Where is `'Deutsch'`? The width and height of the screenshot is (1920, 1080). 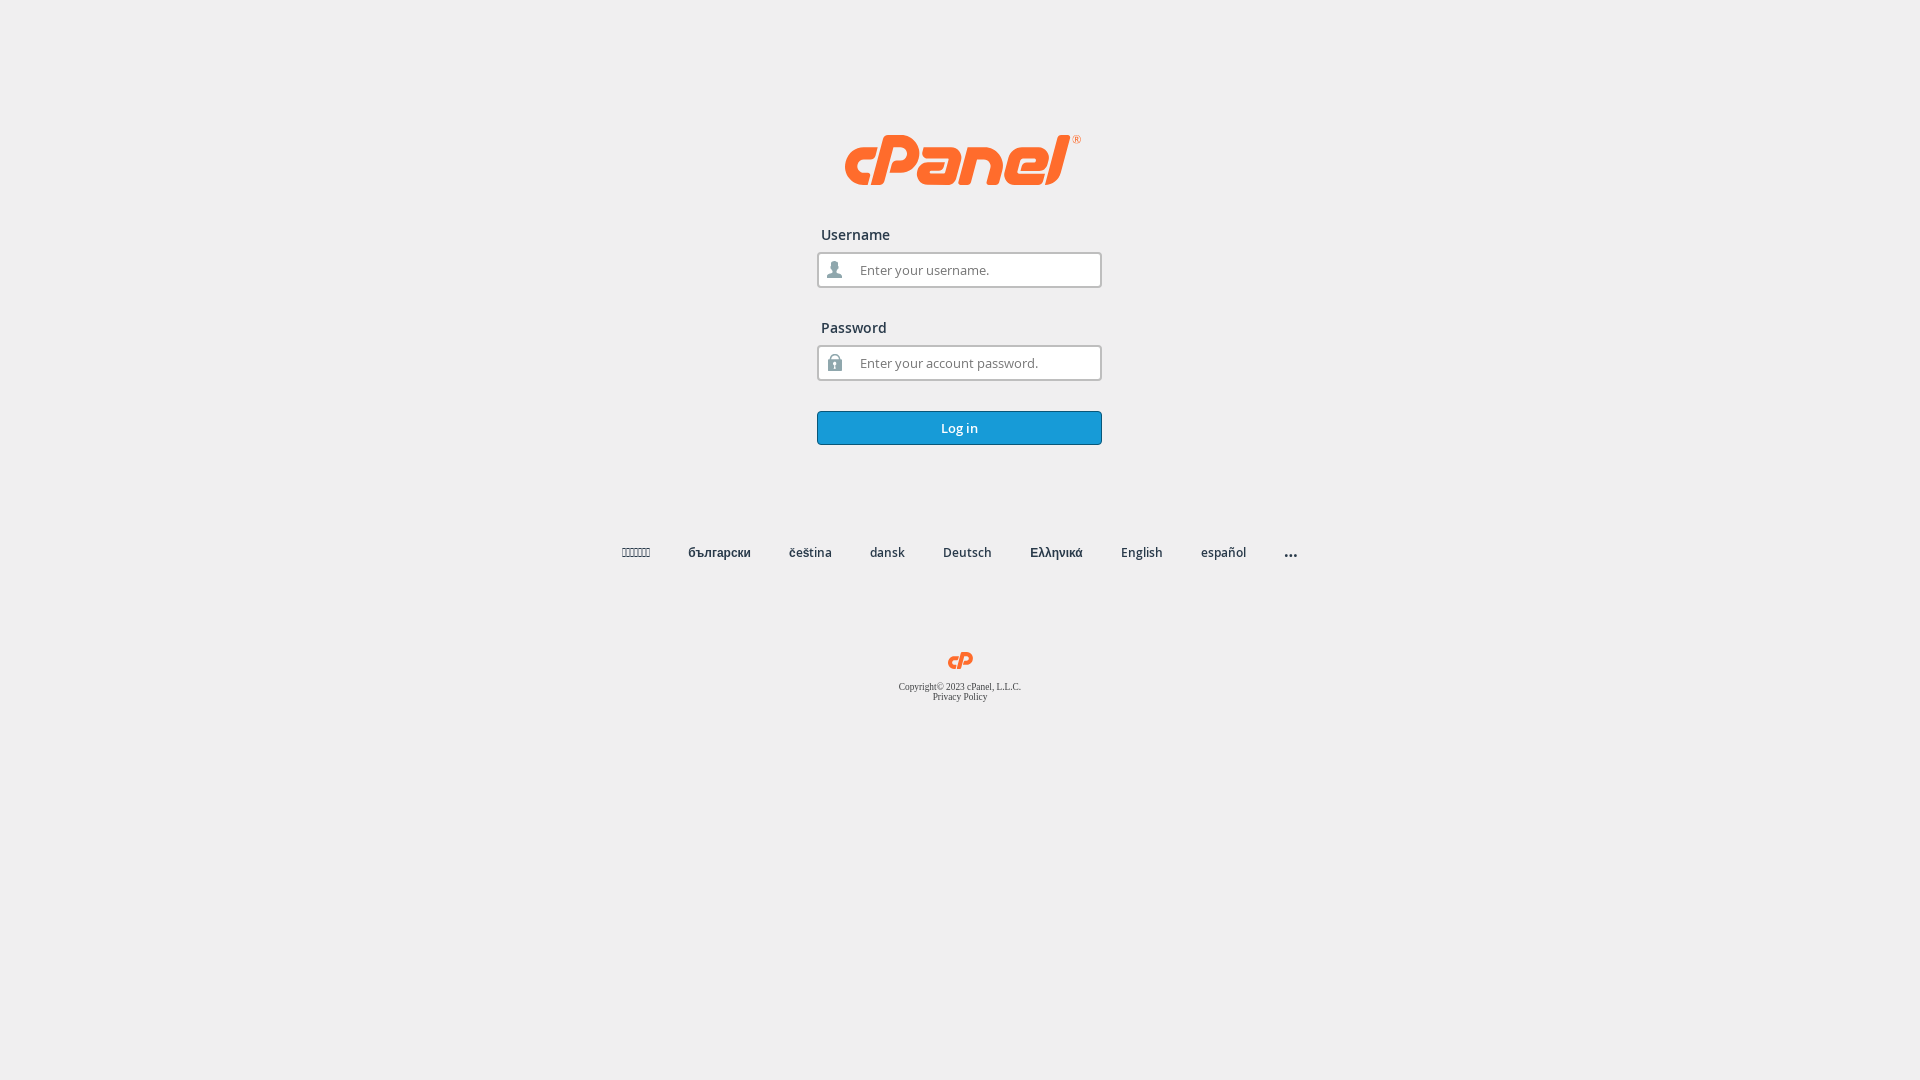 'Deutsch' is located at coordinates (967, 552).